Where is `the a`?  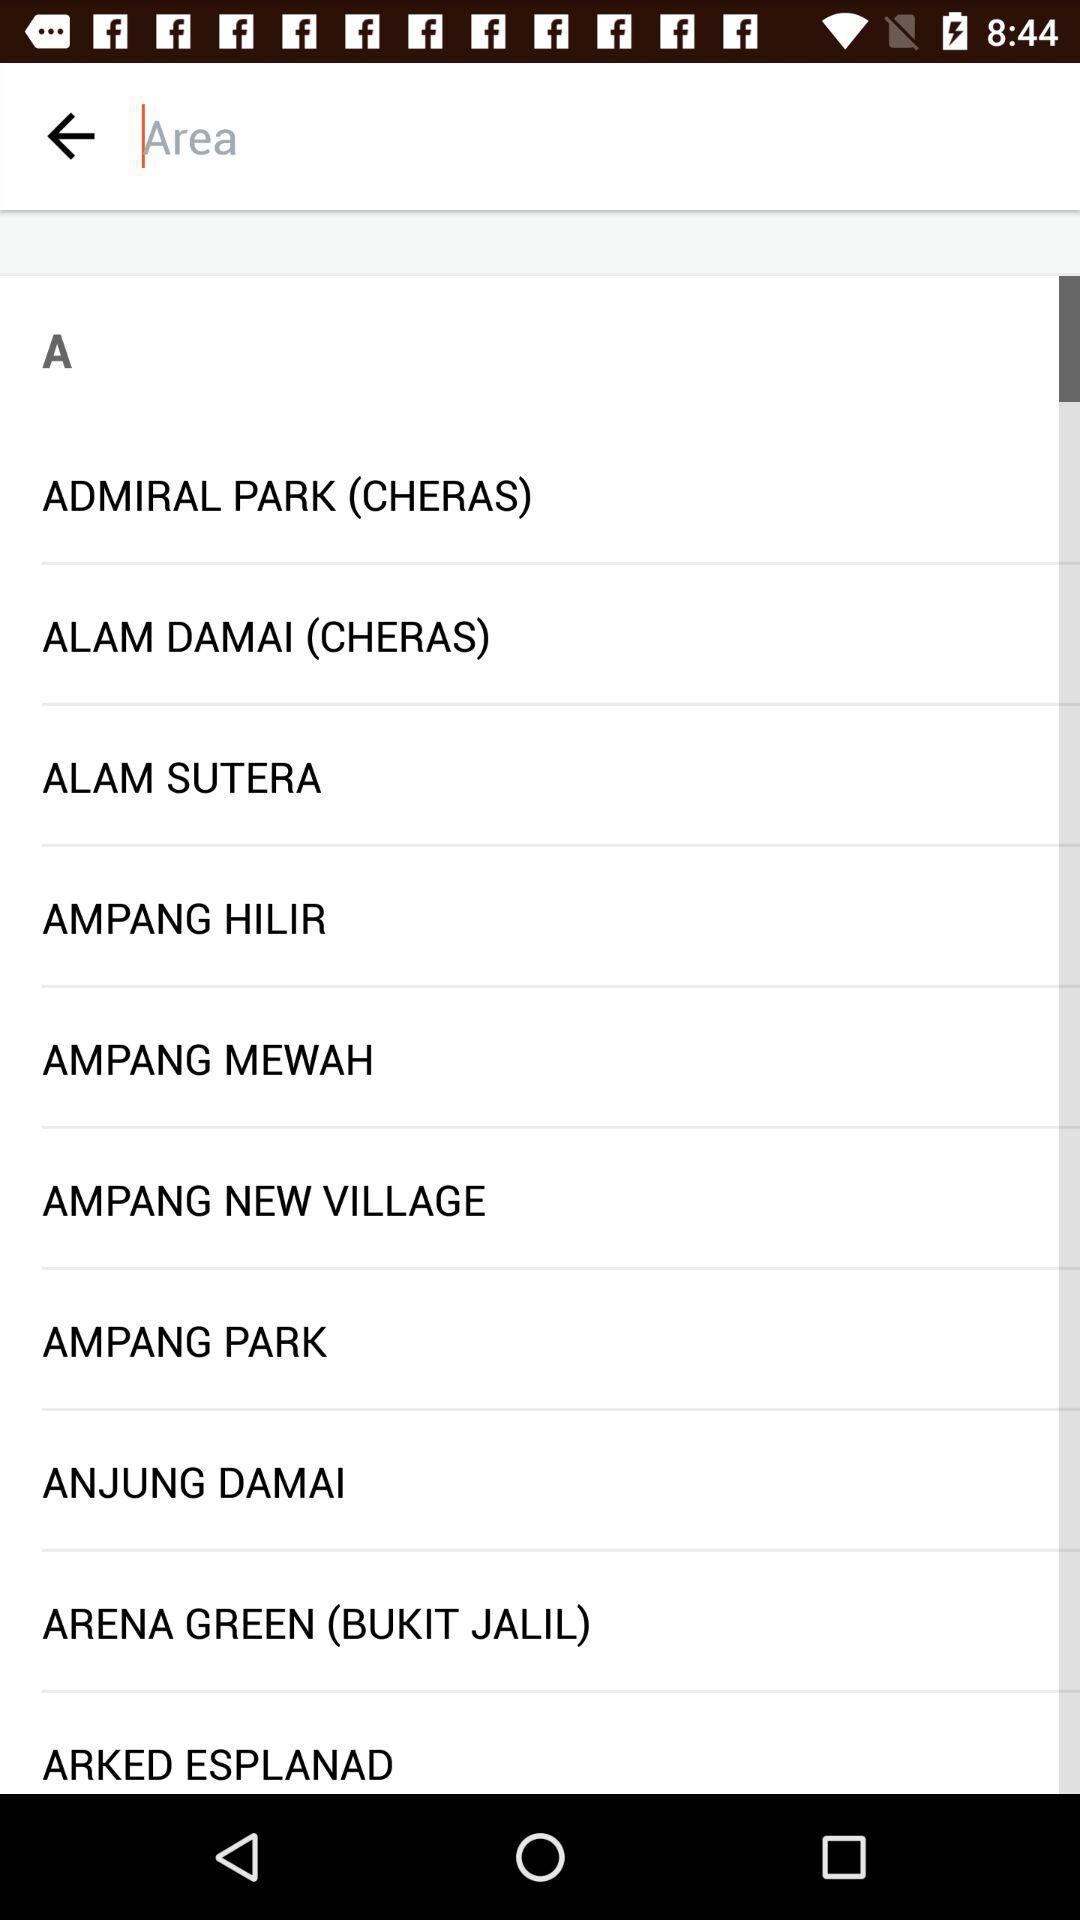 the a is located at coordinates (56, 349).